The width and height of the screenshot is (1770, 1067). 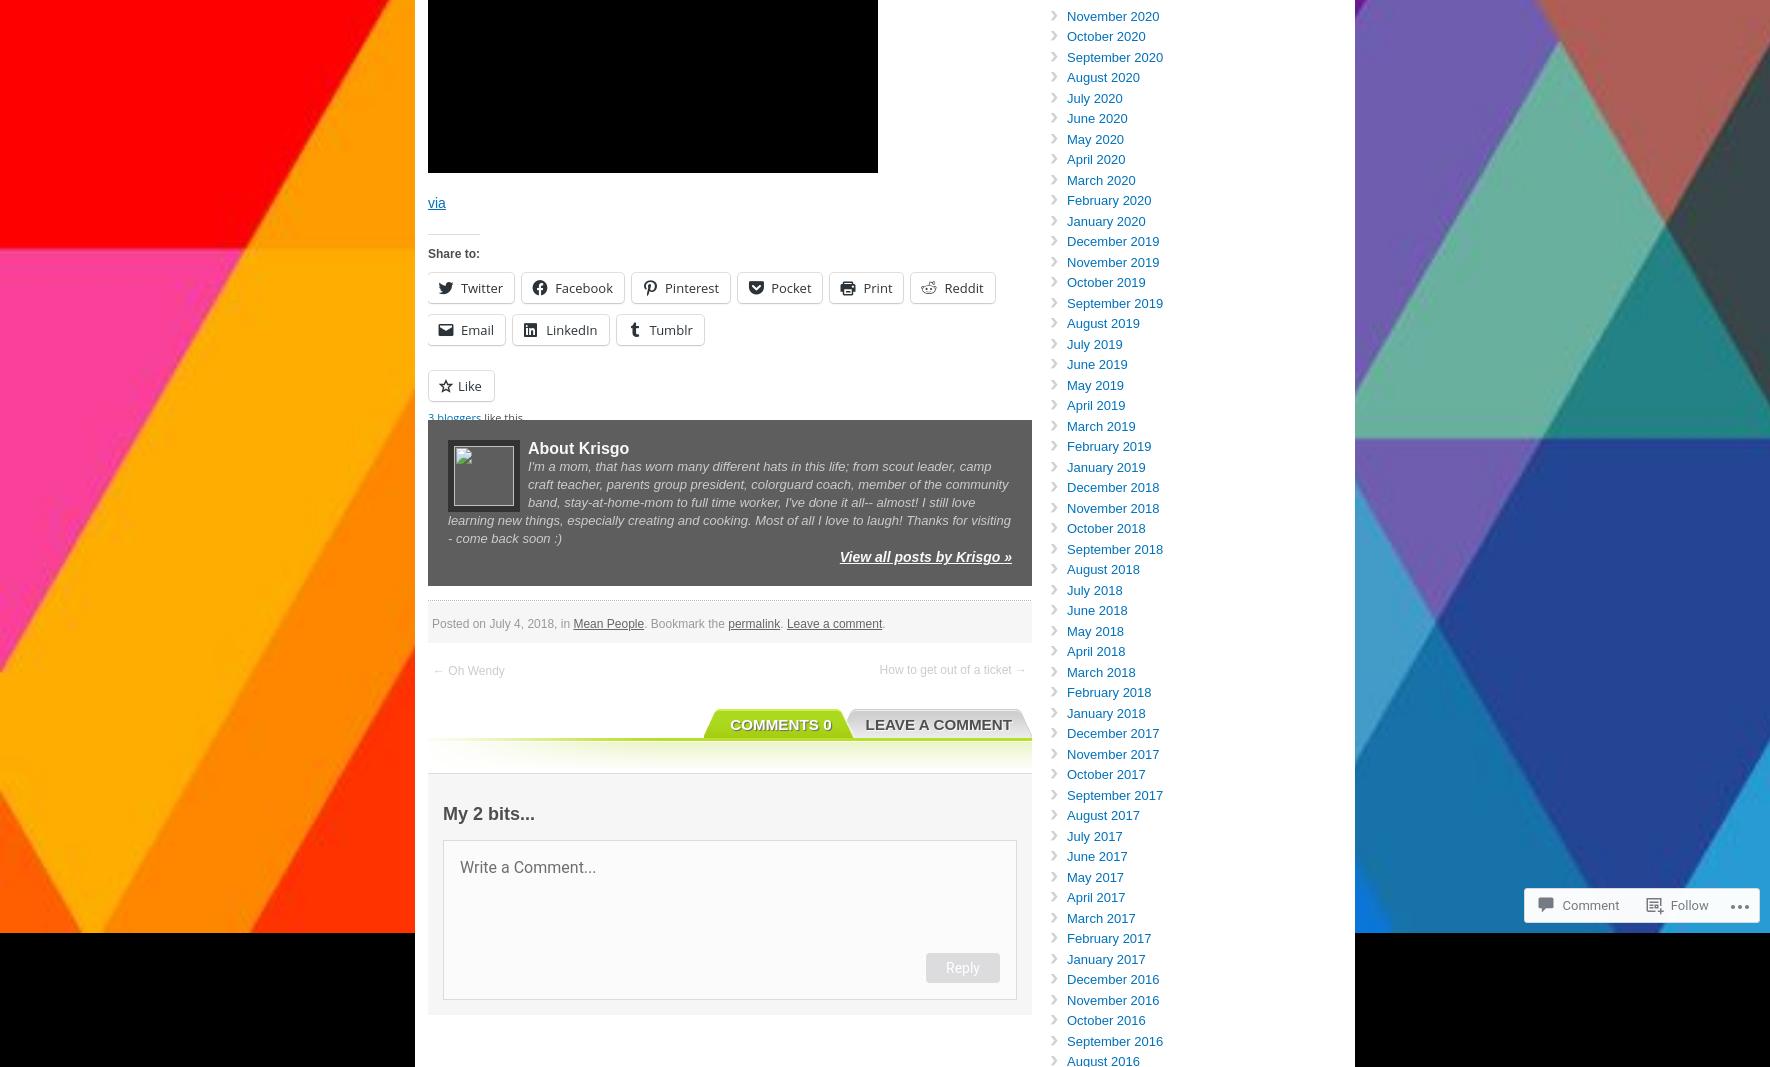 I want to click on 'Facebook', so click(x=555, y=287).